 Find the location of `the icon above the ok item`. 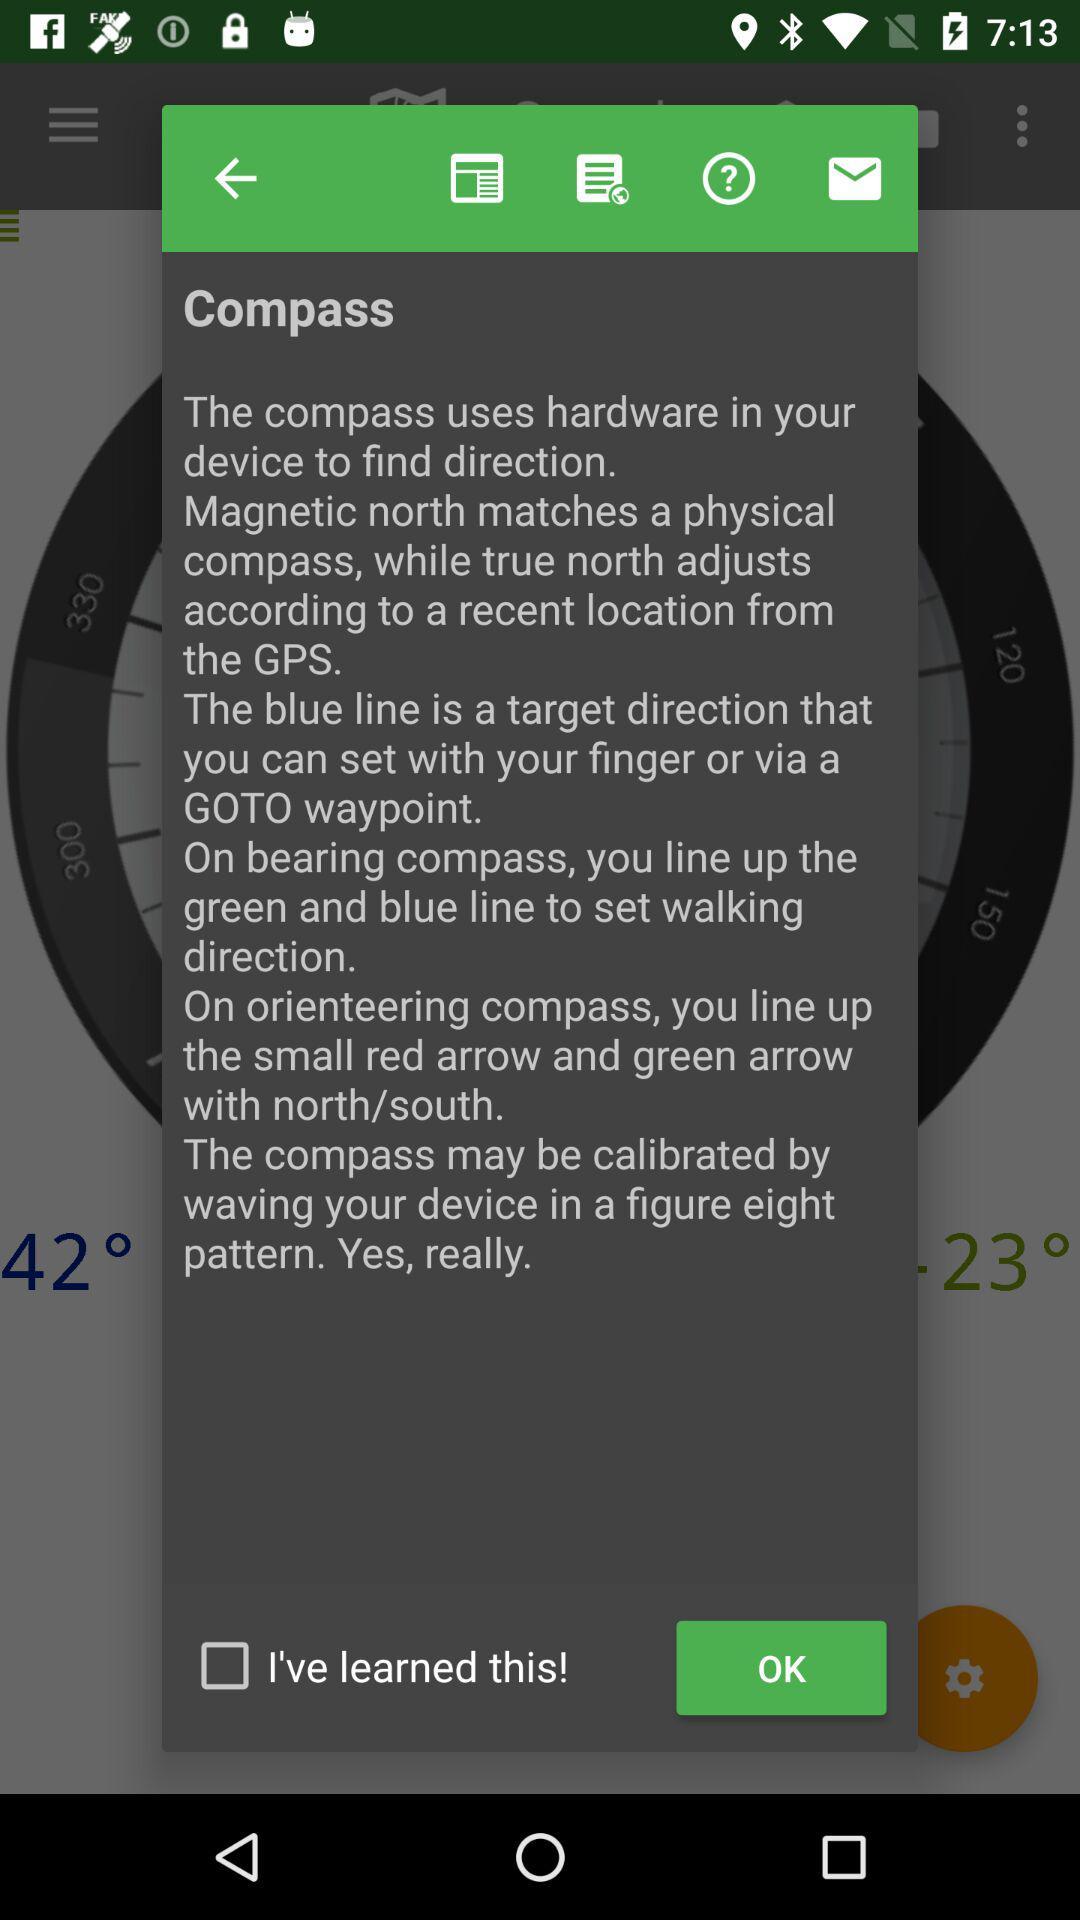

the icon above the ok item is located at coordinates (540, 927).